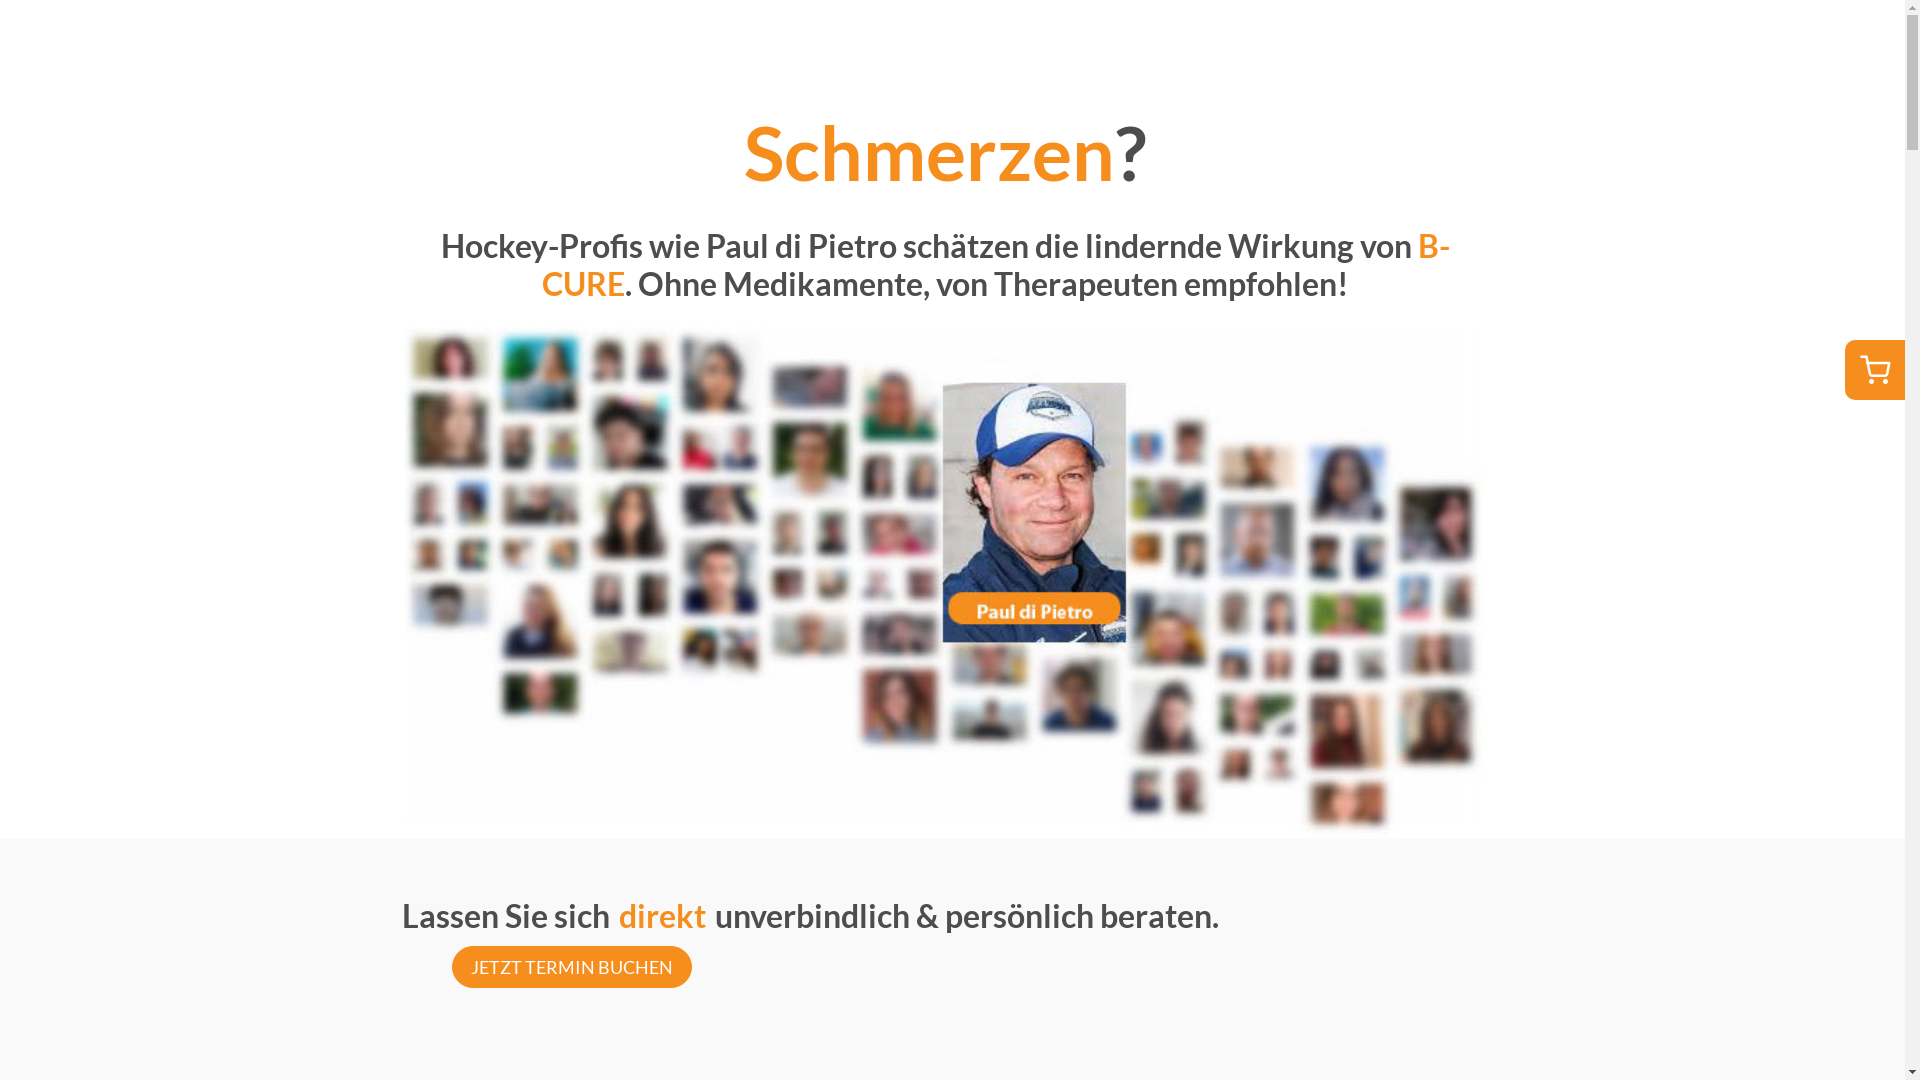 The height and width of the screenshot is (1080, 1920). Describe the element at coordinates (570, 963) in the screenshot. I see `'JETZT TERMIN BUCHEN'` at that location.